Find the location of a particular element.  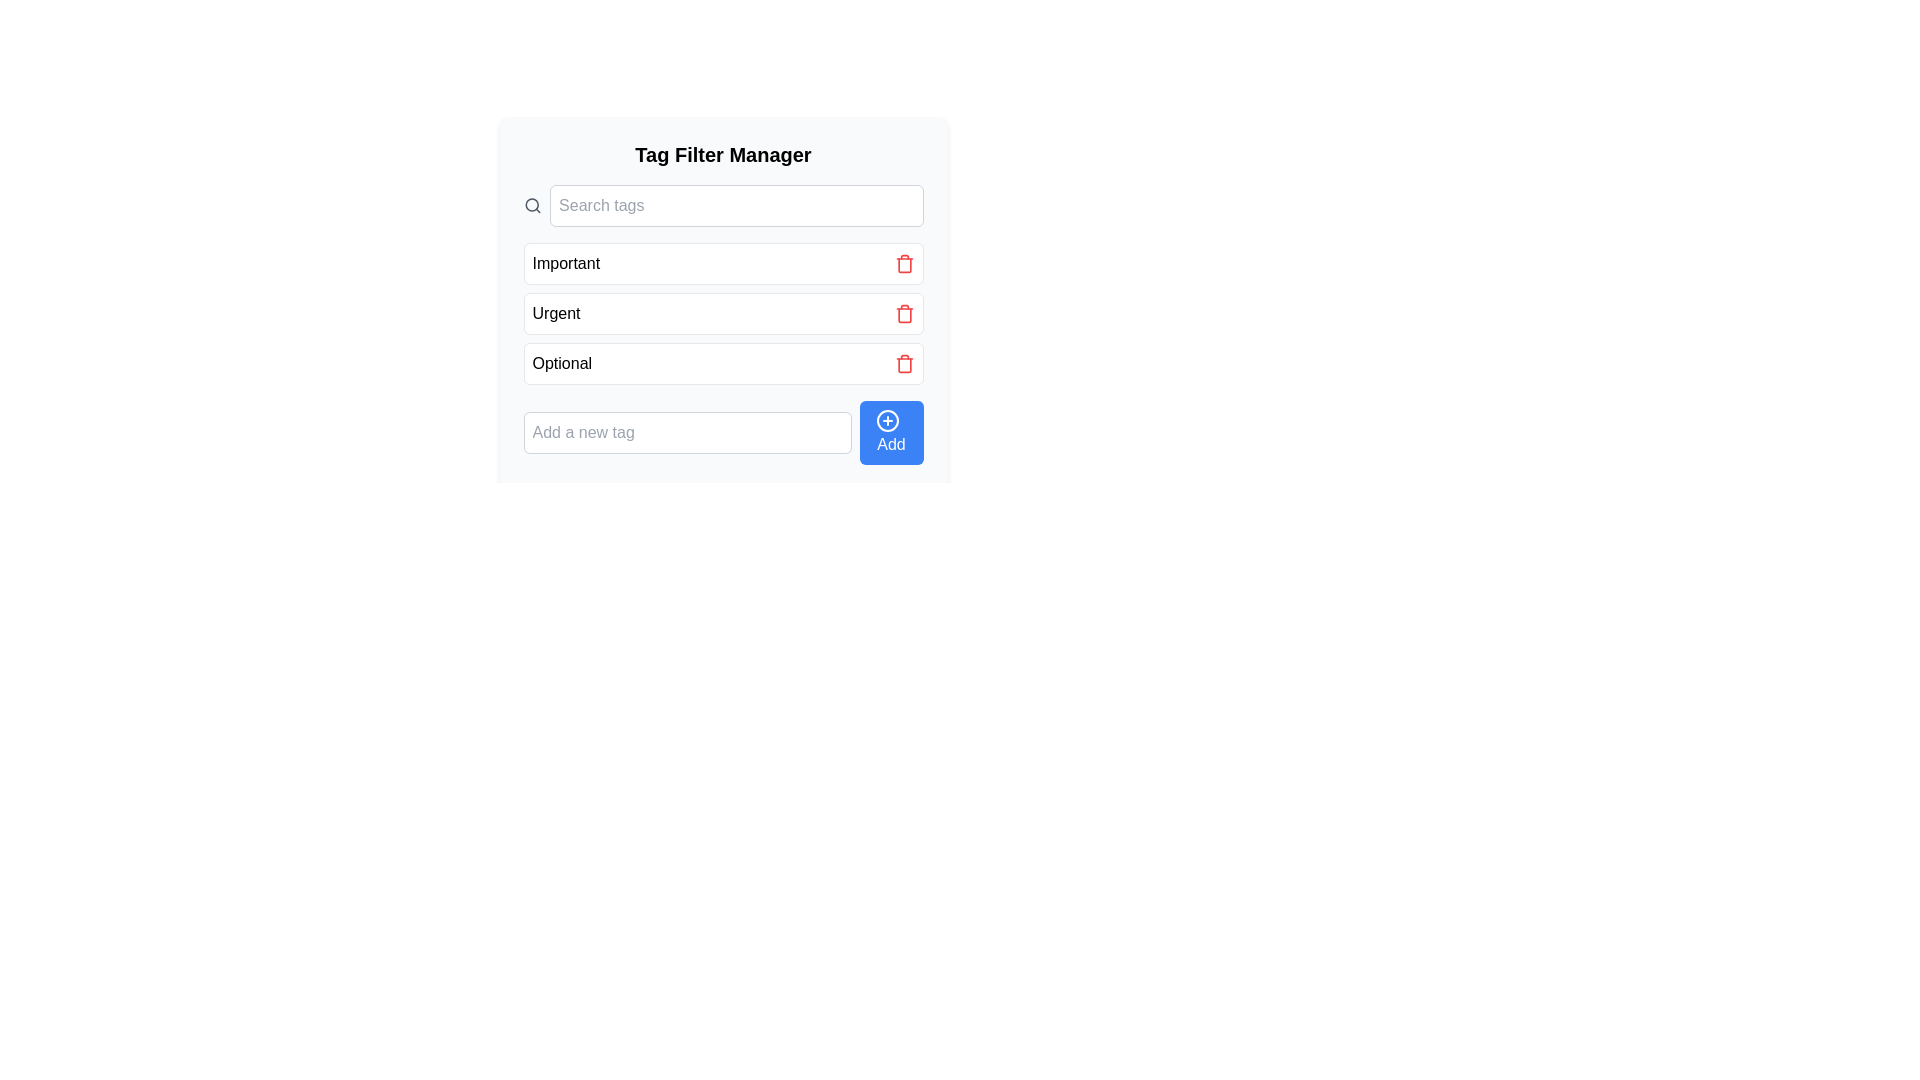

the SVG circle element that visually indicates the 'Add' operation within the blue 'Add' button located at the bottom-right of the UI component is located at coordinates (886, 419).